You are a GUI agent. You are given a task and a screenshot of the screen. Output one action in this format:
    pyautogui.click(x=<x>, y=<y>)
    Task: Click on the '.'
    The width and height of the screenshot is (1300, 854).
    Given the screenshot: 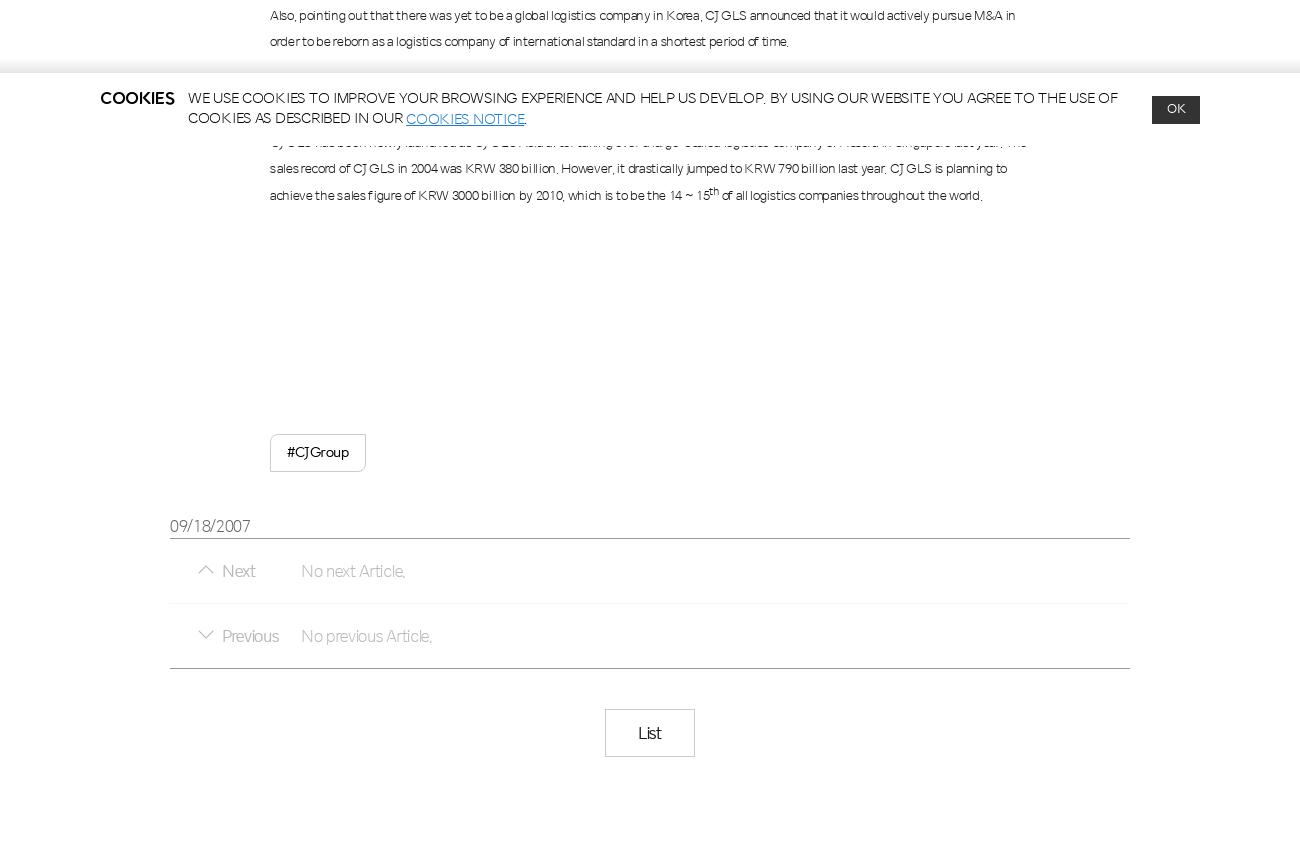 What is the action you would take?
    pyautogui.click(x=525, y=118)
    